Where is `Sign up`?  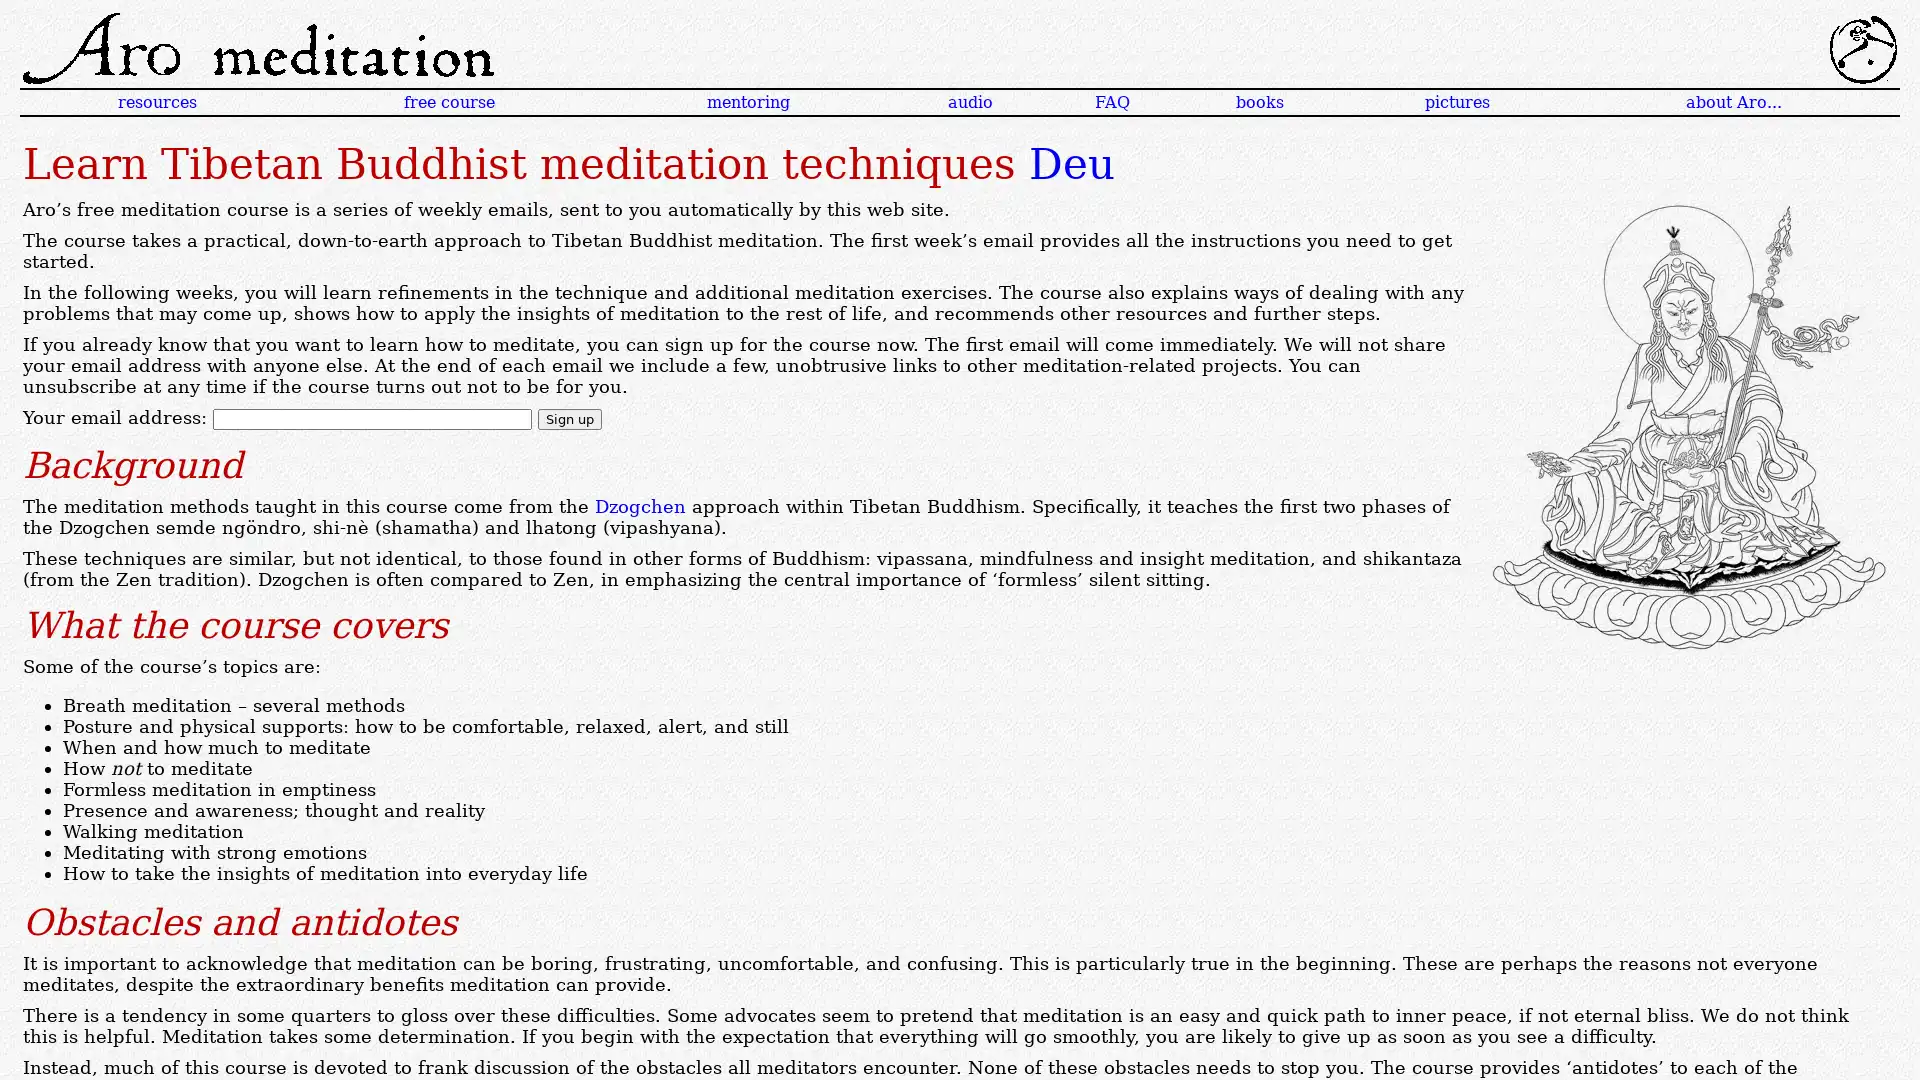
Sign up is located at coordinates (569, 418).